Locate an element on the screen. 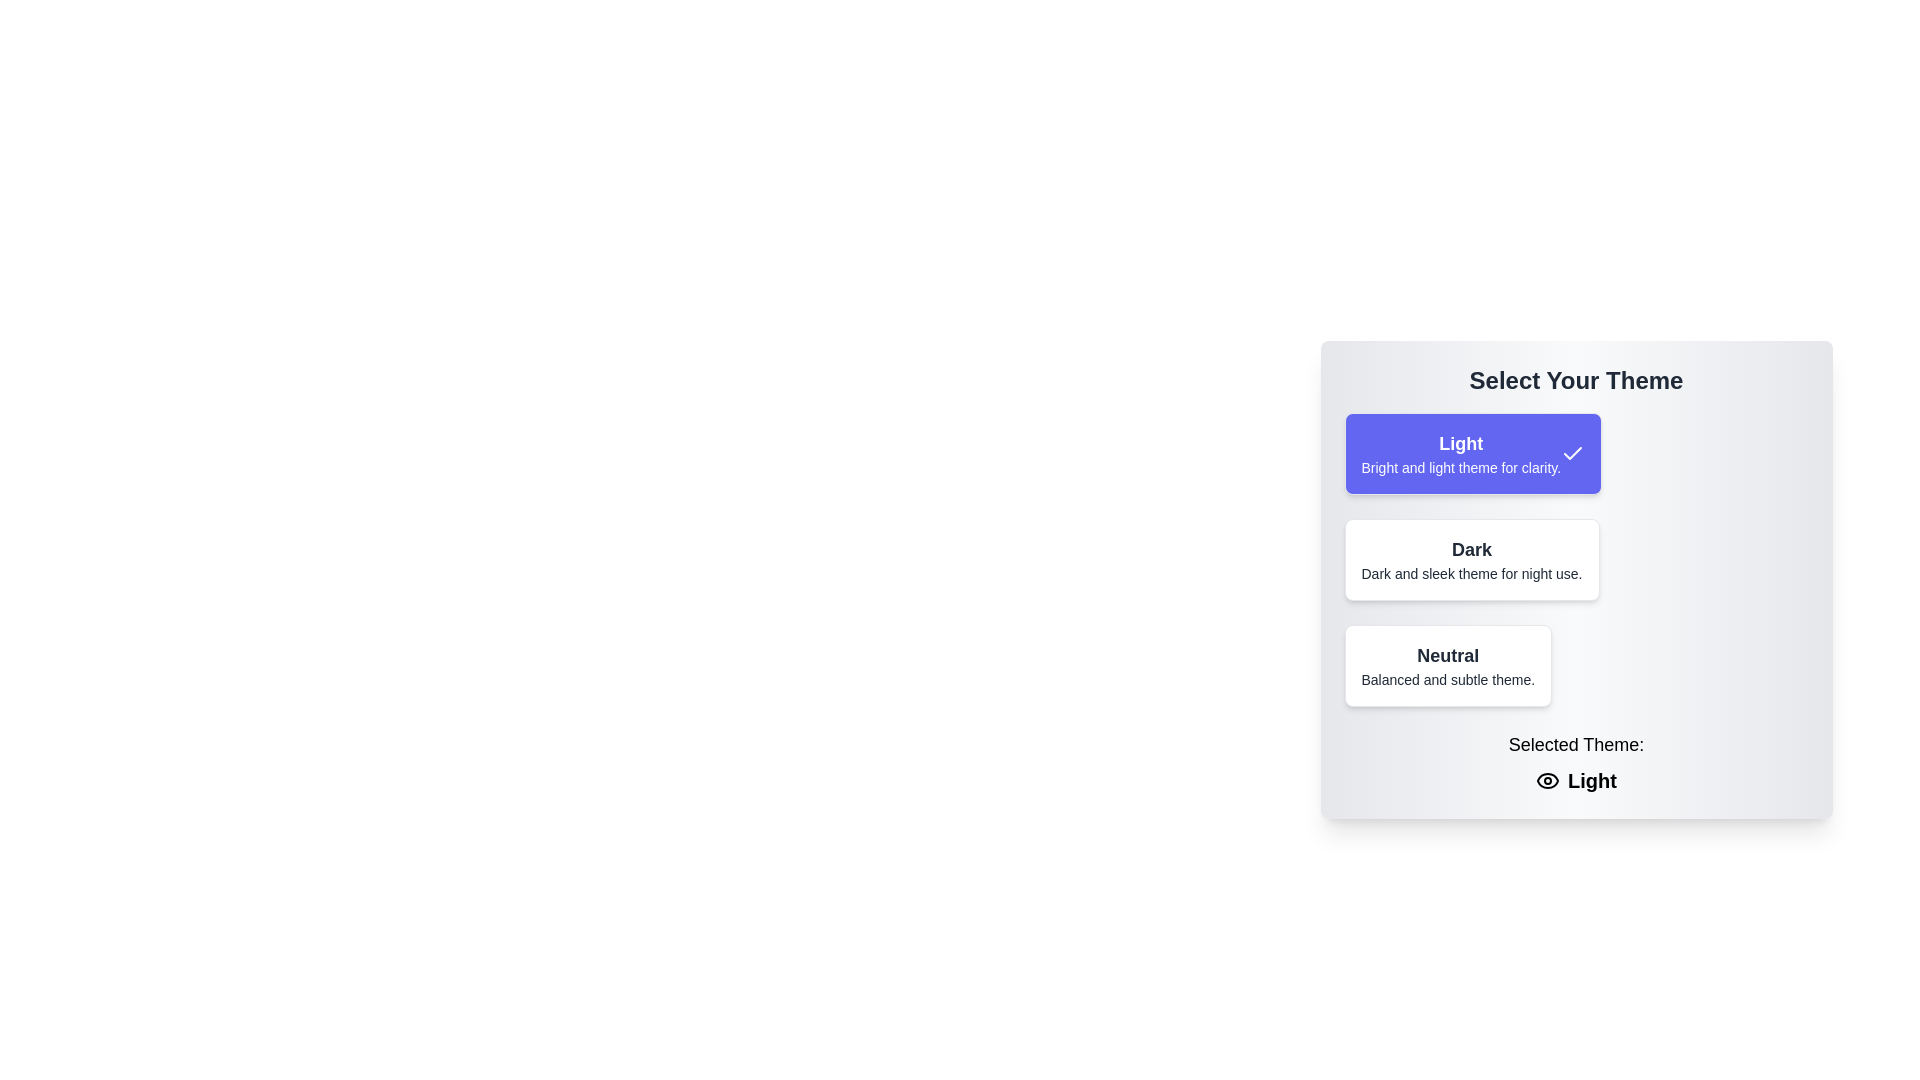  the text label displaying 'Selected Theme:' which is located above the 'Light' text and adjacent to the eye icon, styled in a clear sans-serif typeface on a light gray background is located at coordinates (1575, 744).